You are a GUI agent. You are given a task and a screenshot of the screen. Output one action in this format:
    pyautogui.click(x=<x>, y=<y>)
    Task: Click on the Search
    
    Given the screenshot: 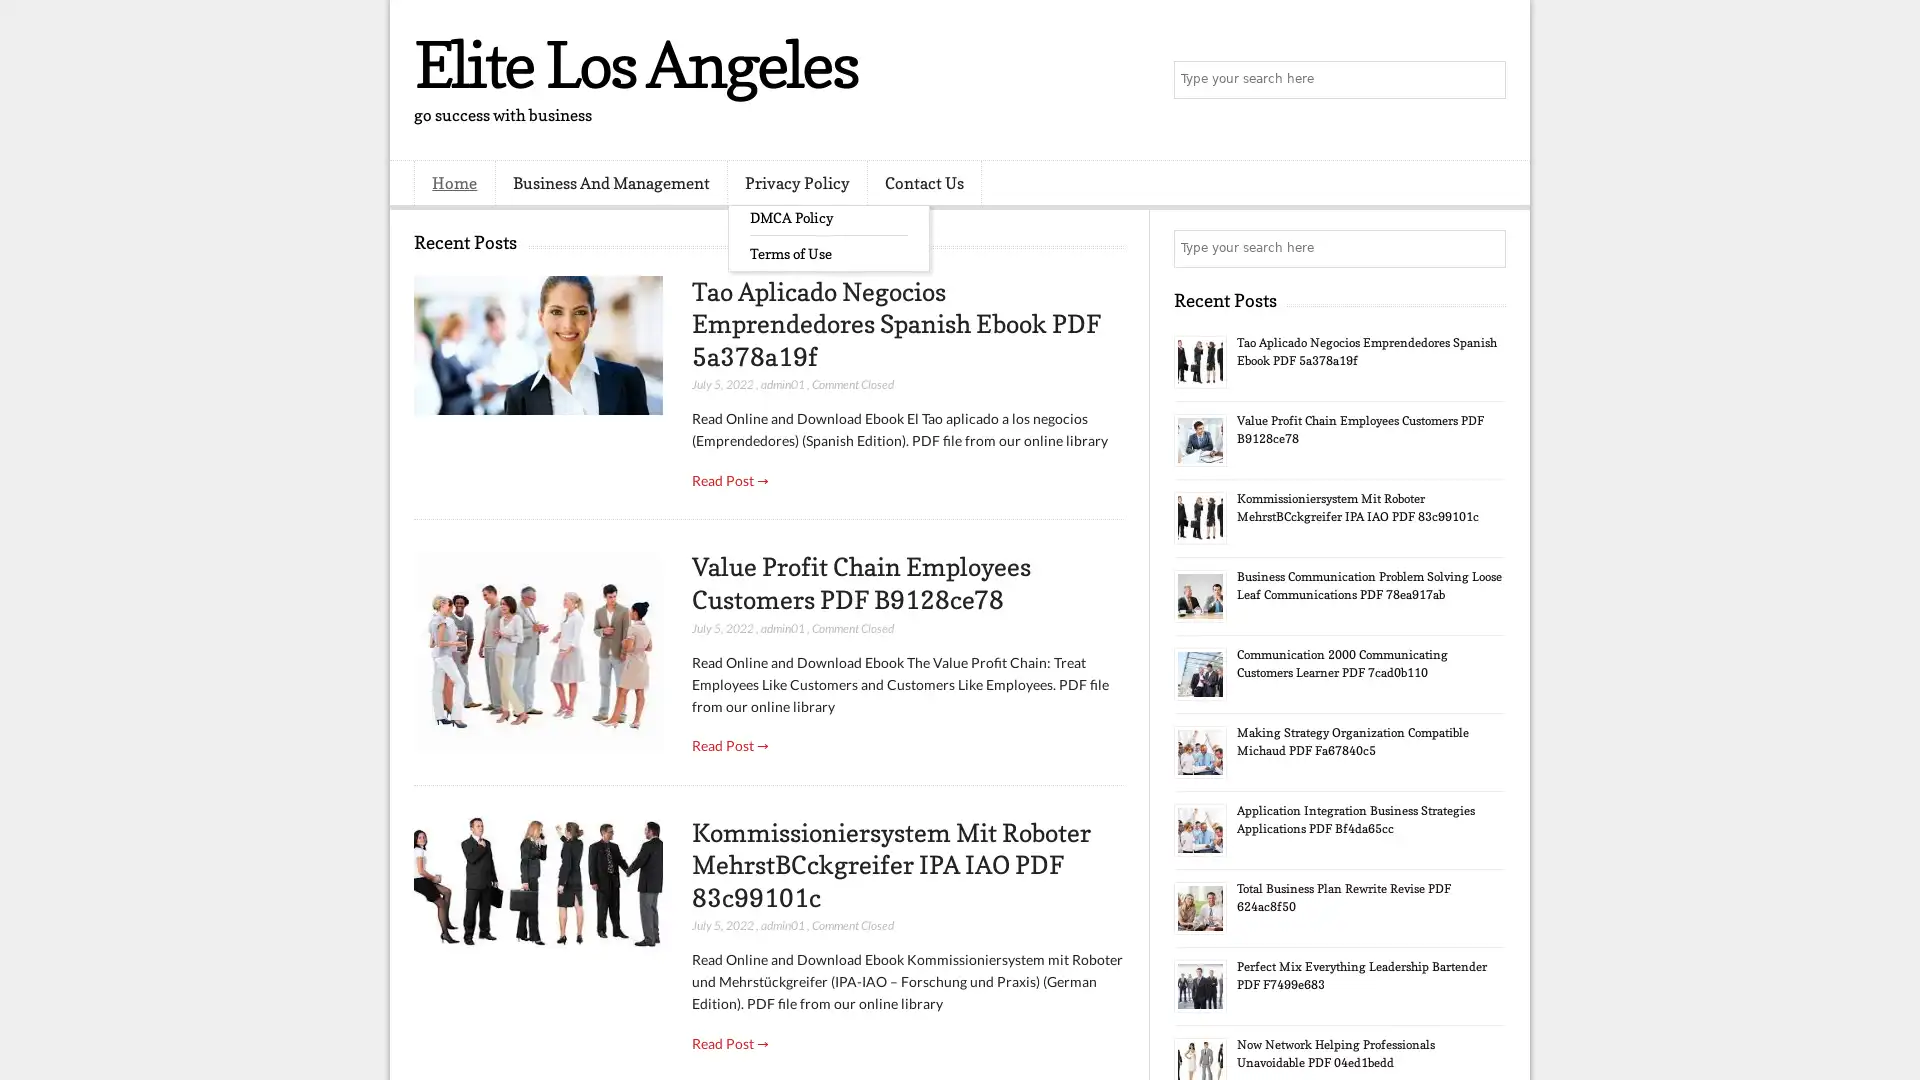 What is the action you would take?
    pyautogui.click(x=1485, y=80)
    